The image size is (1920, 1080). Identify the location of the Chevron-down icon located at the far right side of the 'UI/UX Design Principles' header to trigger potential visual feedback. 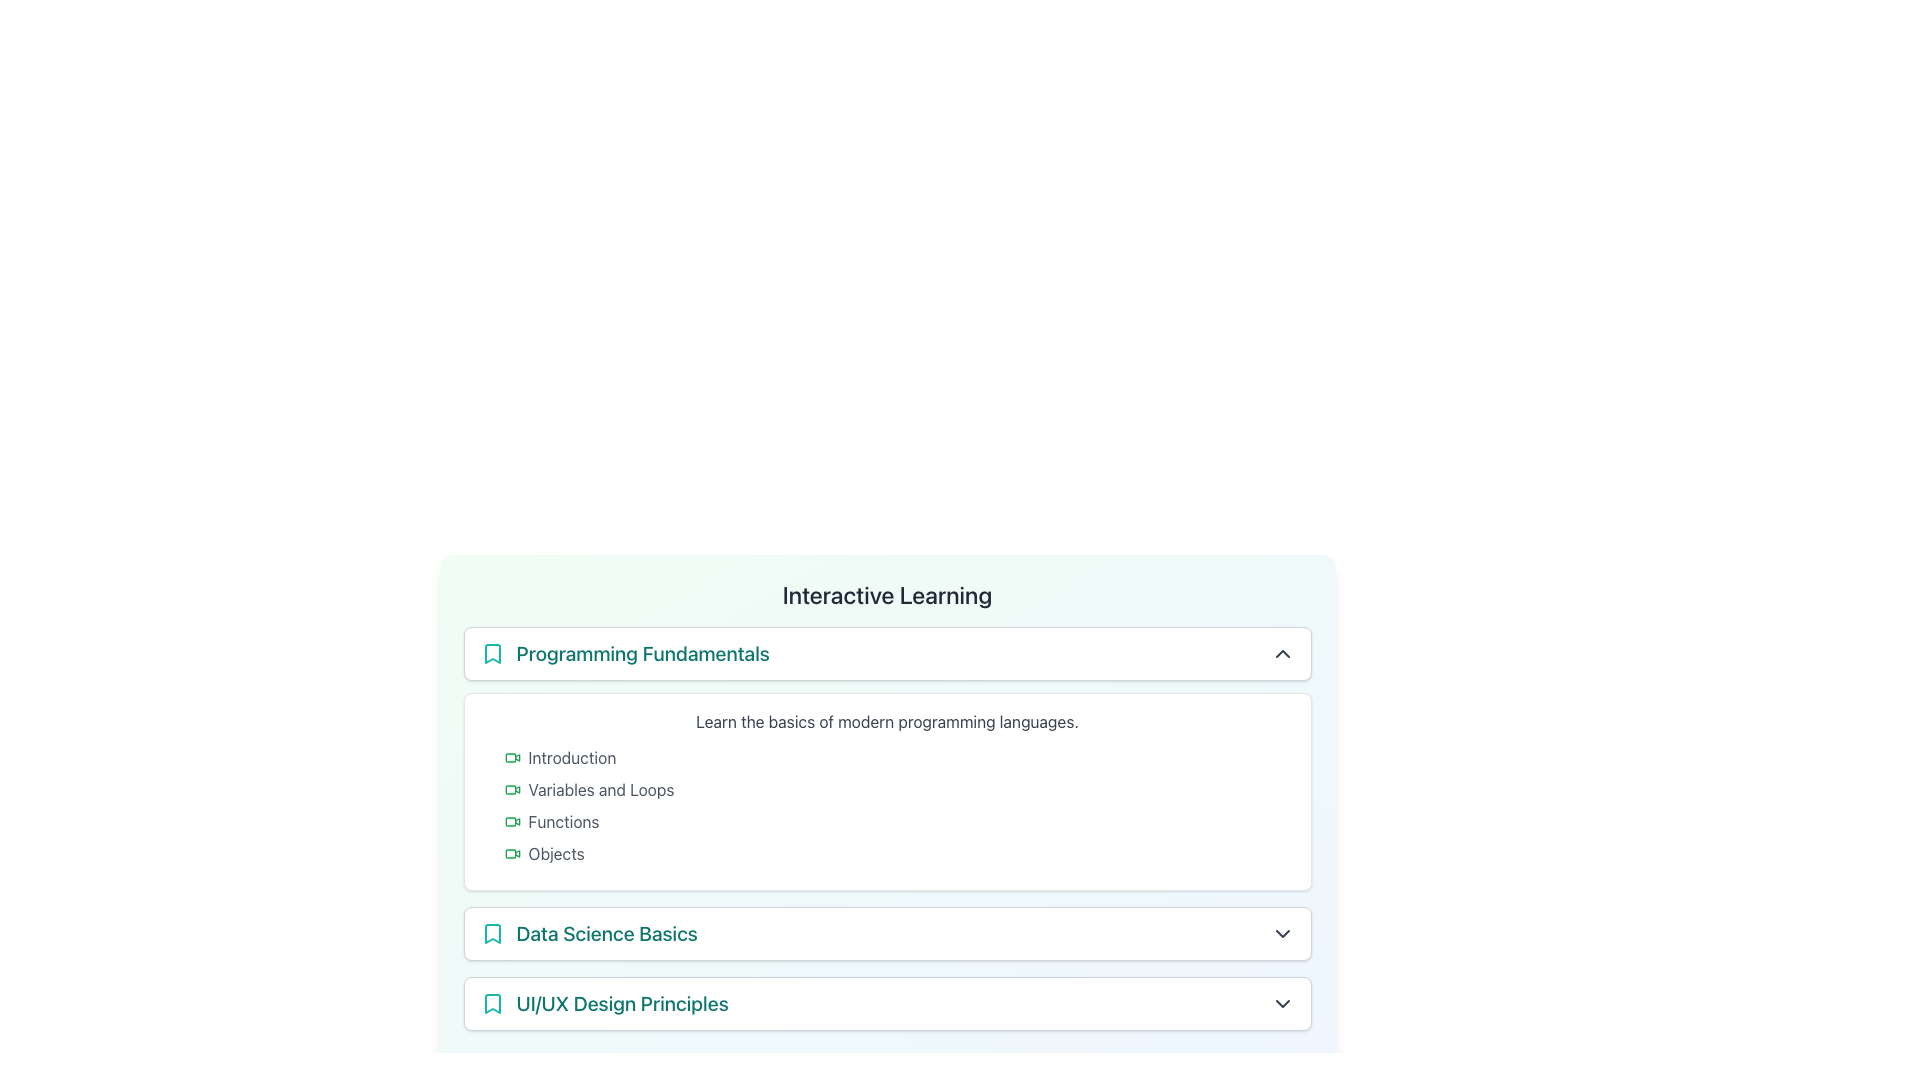
(1282, 1003).